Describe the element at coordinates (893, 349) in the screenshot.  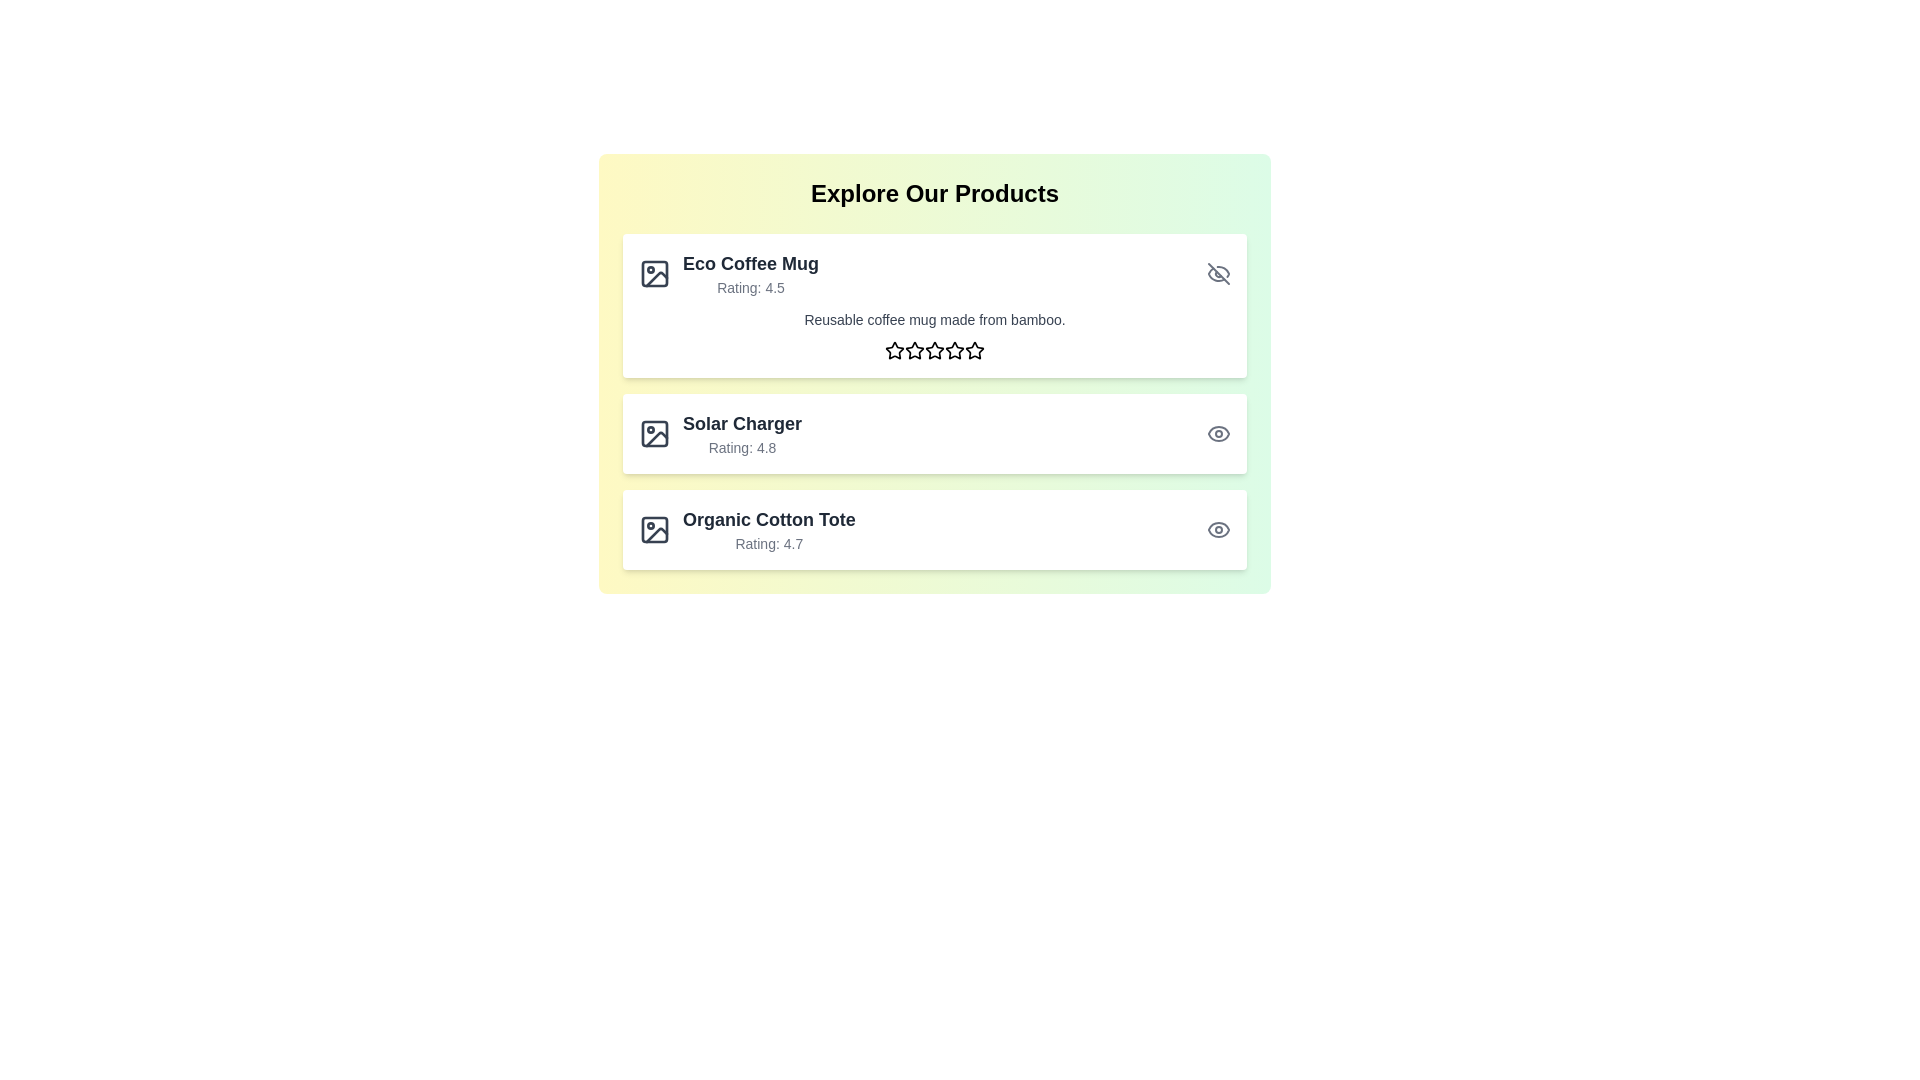
I see `the rating to 1 stars by clicking on the corresponding star icon` at that location.